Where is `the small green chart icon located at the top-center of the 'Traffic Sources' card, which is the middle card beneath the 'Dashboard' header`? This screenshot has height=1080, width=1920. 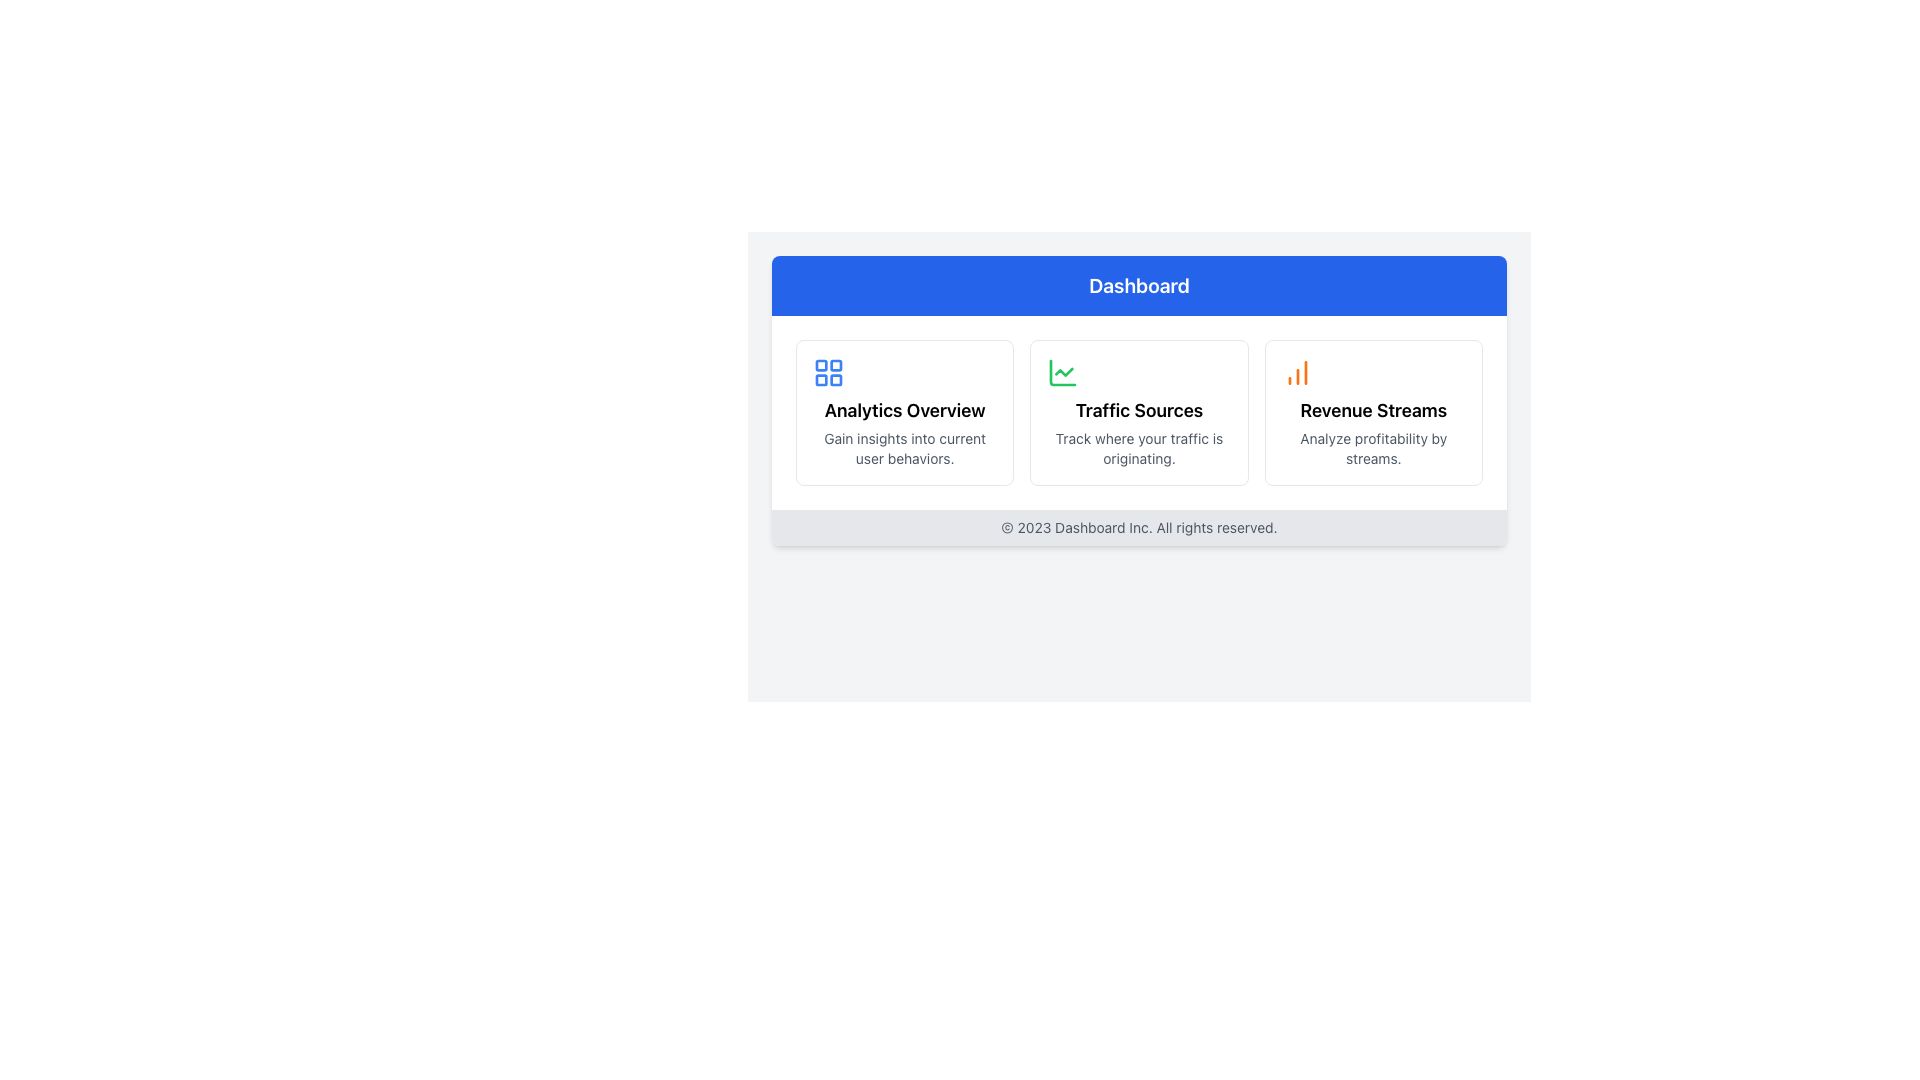 the small green chart icon located at the top-center of the 'Traffic Sources' card, which is the middle card beneath the 'Dashboard' header is located at coordinates (1062, 373).